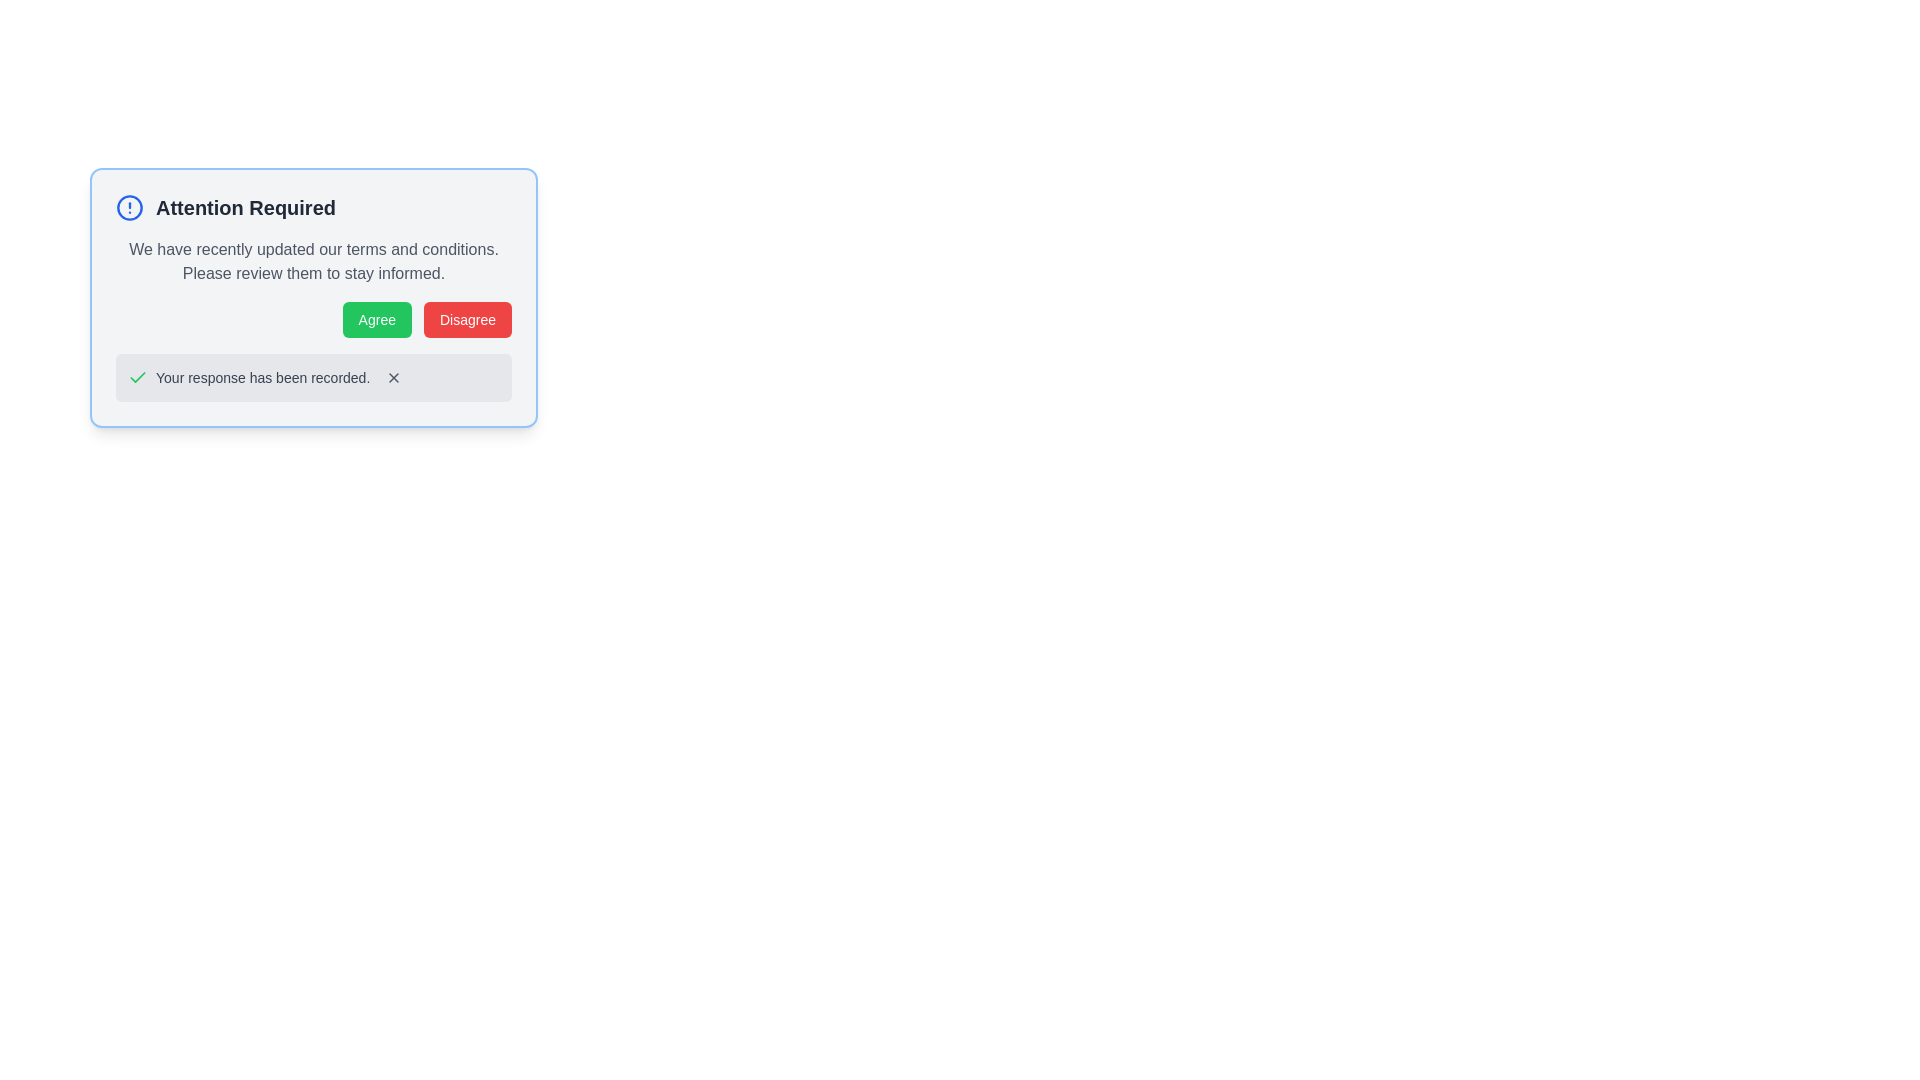 This screenshot has width=1920, height=1080. I want to click on the text label that contains the message 'We have recently updated our terms and conditions.' located below the header 'Attention Required', so click(312, 261).